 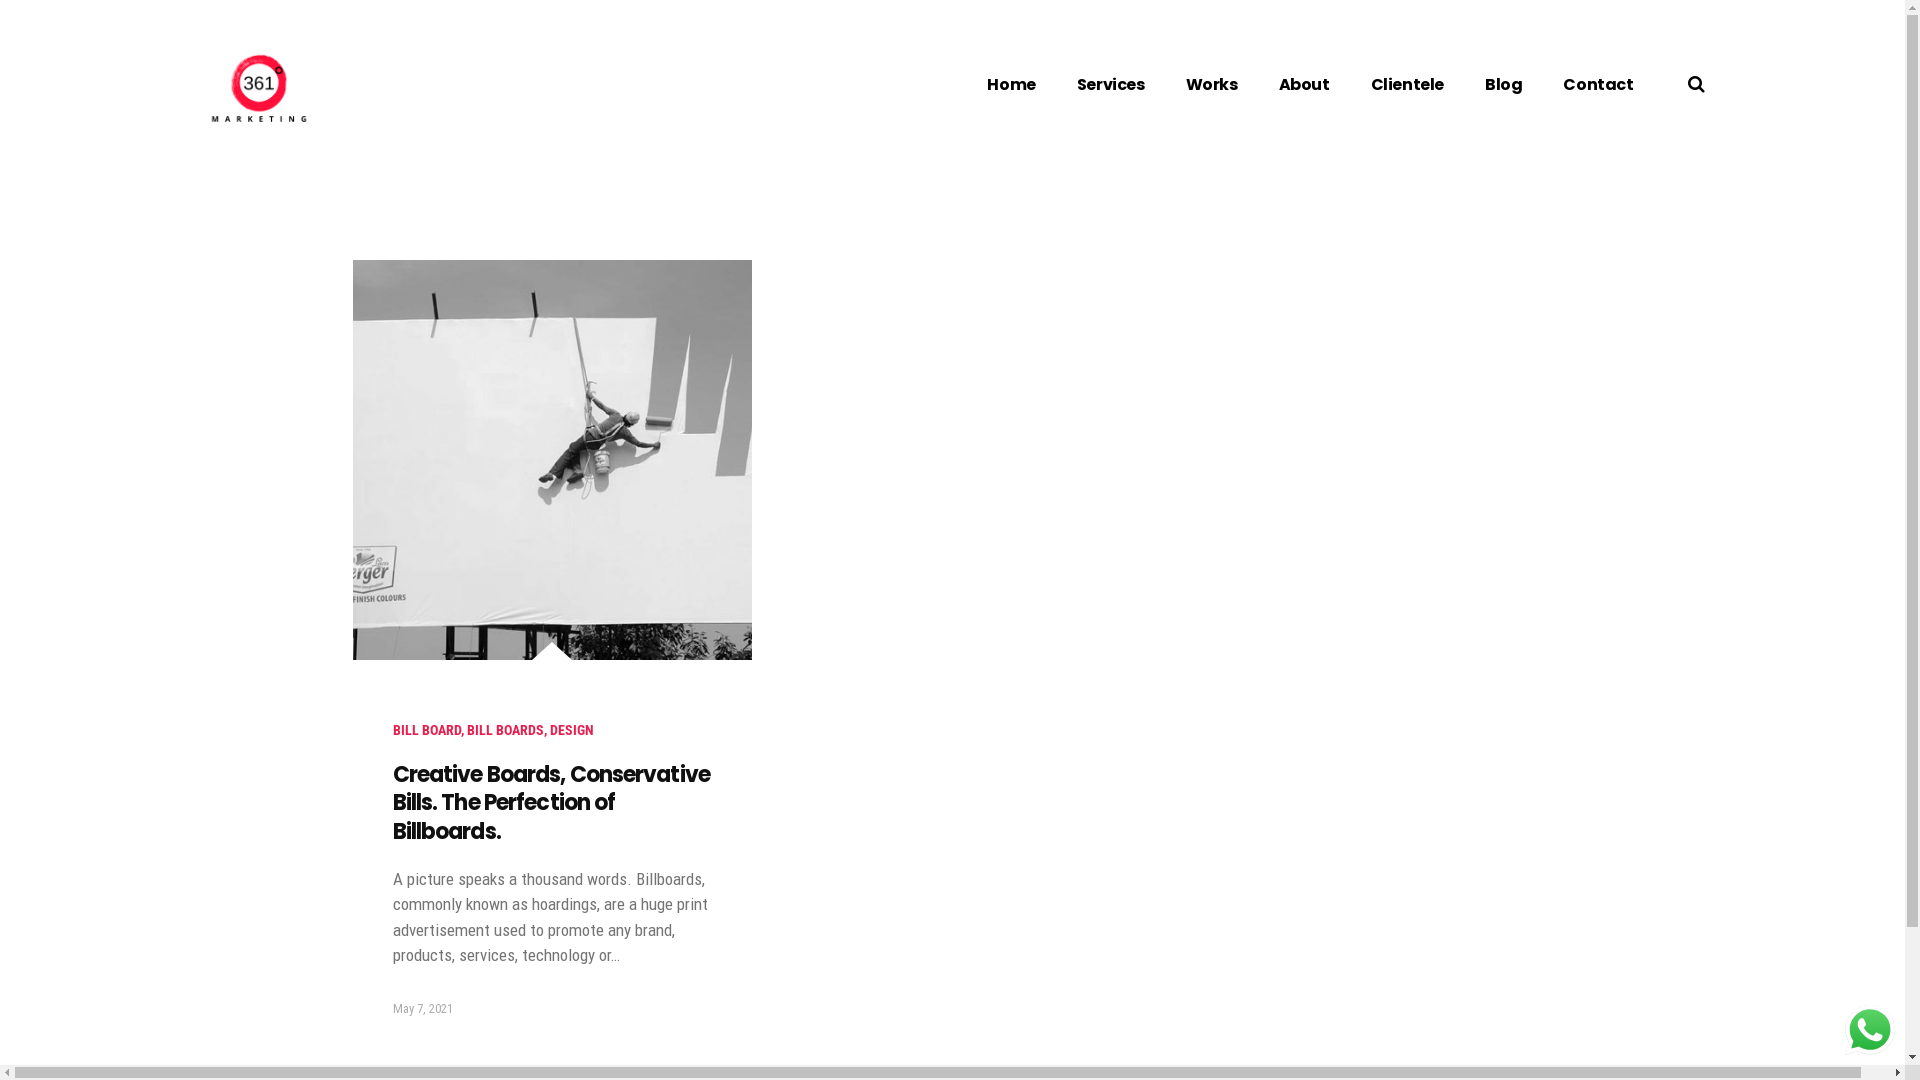 I want to click on 'Home', so click(x=1011, y=83).